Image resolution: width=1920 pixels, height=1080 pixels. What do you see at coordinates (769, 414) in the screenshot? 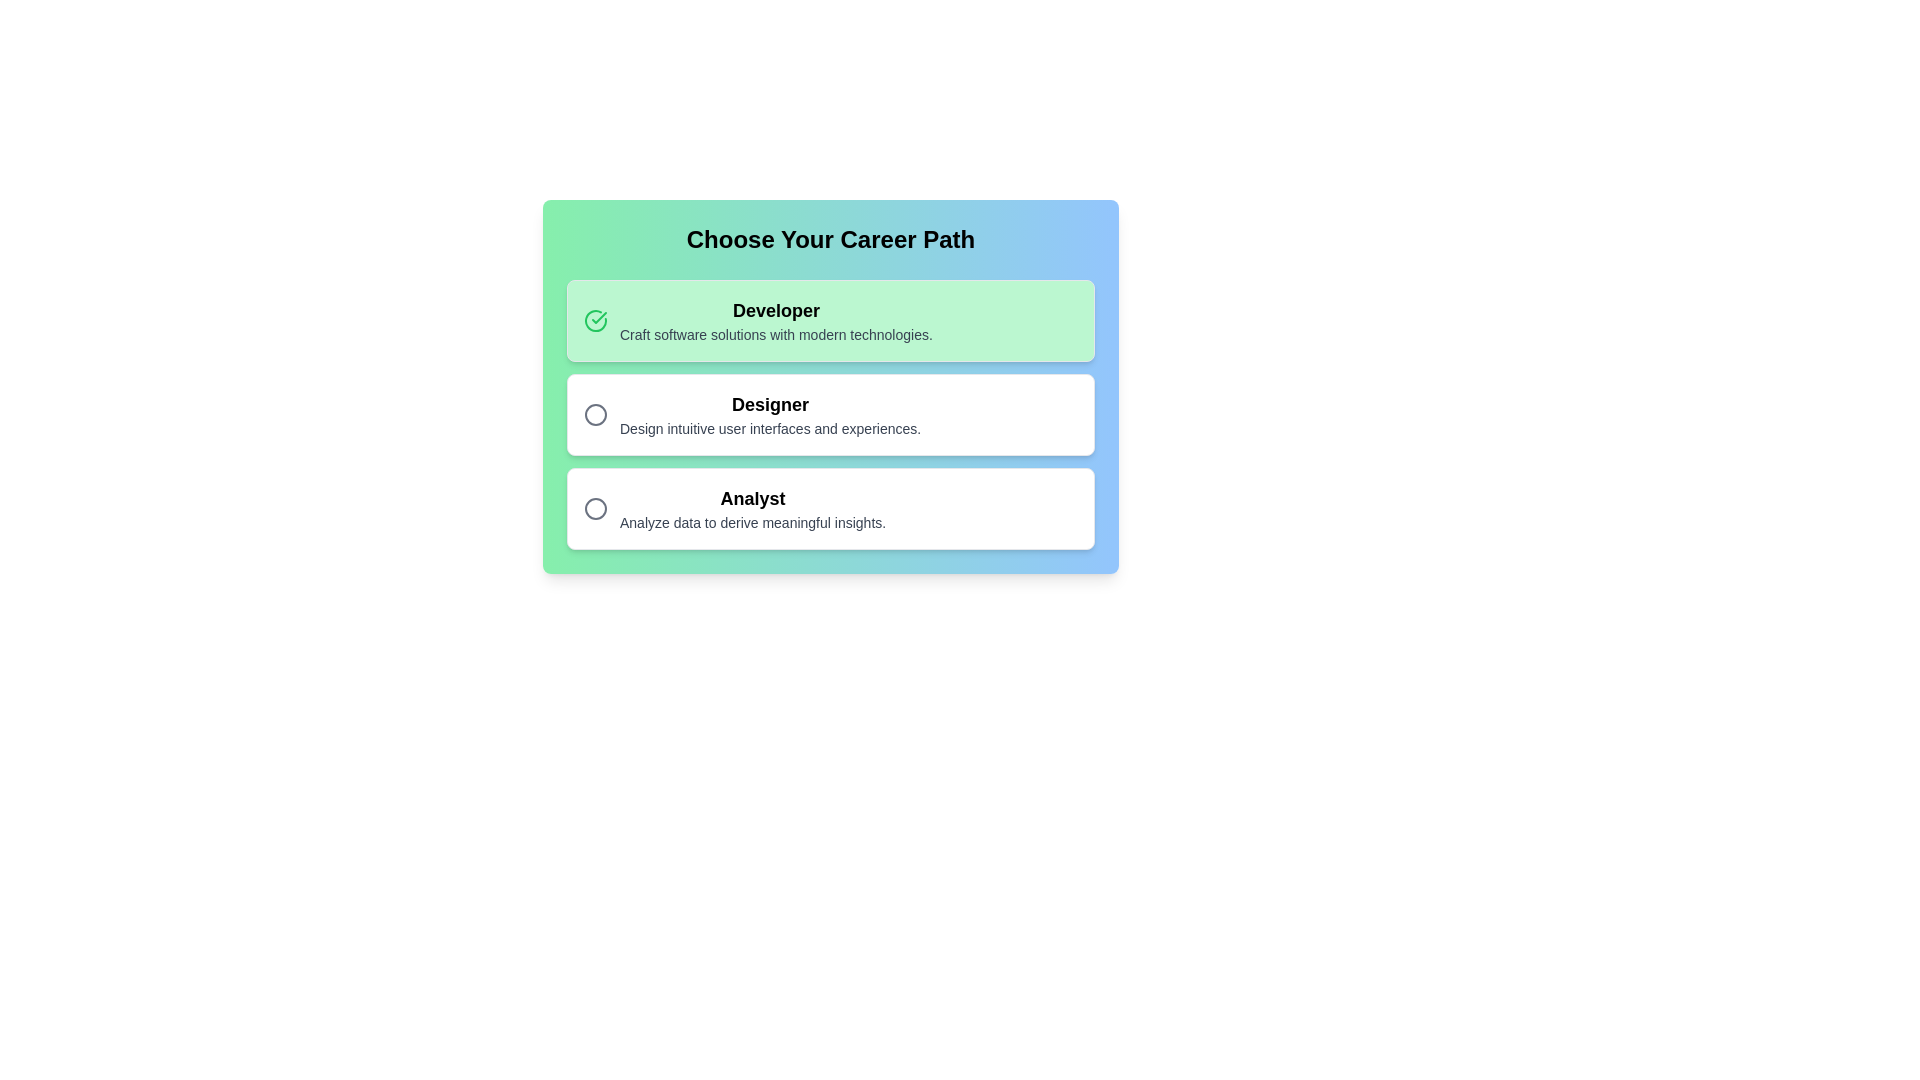
I see `the selectable option for the designer role in the second row of the list, located between the 'Developer' and 'Analyst' options` at bounding box center [769, 414].